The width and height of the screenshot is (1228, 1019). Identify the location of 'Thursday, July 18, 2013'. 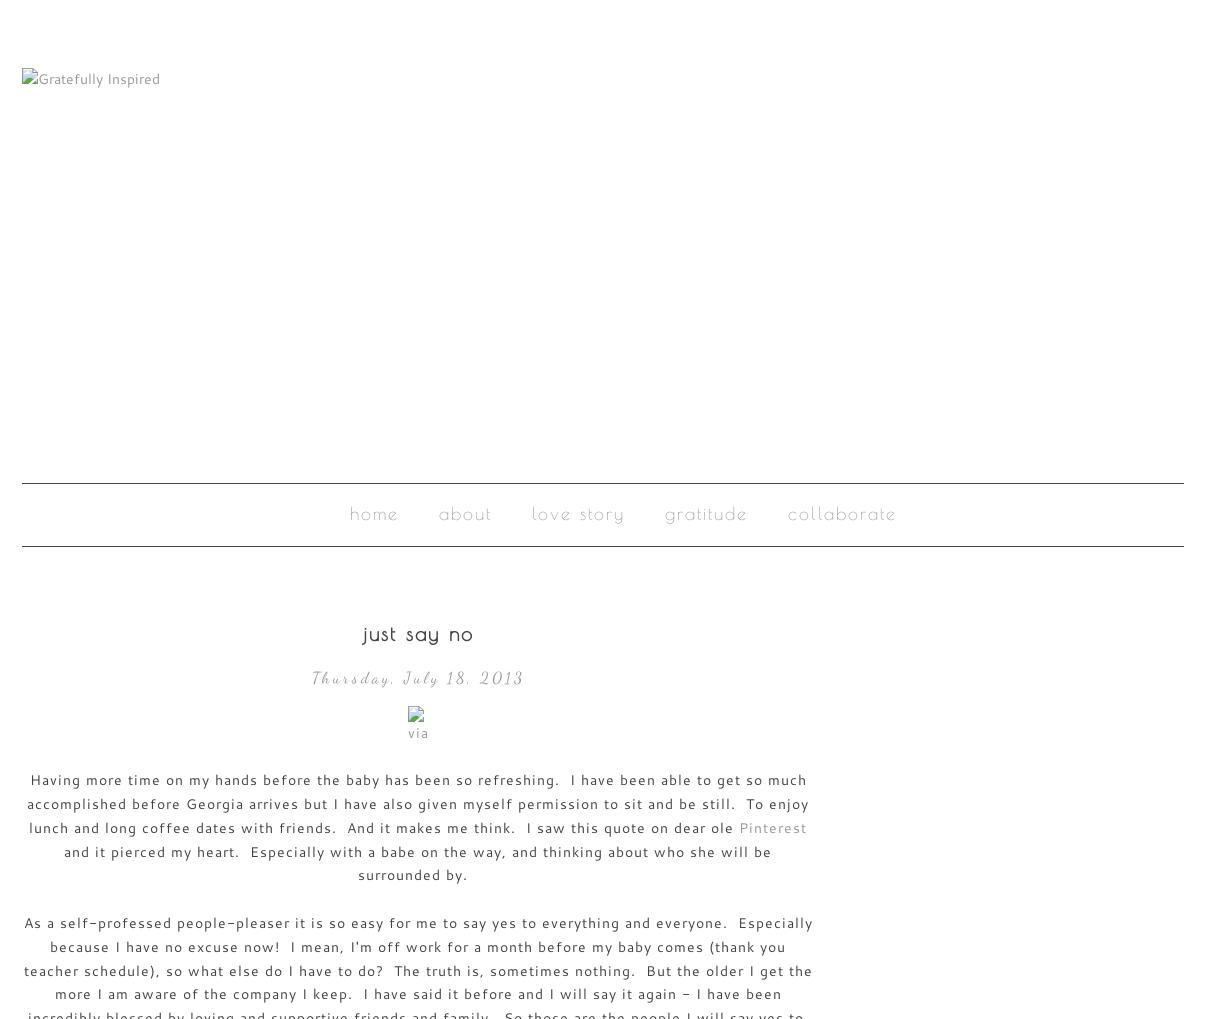
(417, 675).